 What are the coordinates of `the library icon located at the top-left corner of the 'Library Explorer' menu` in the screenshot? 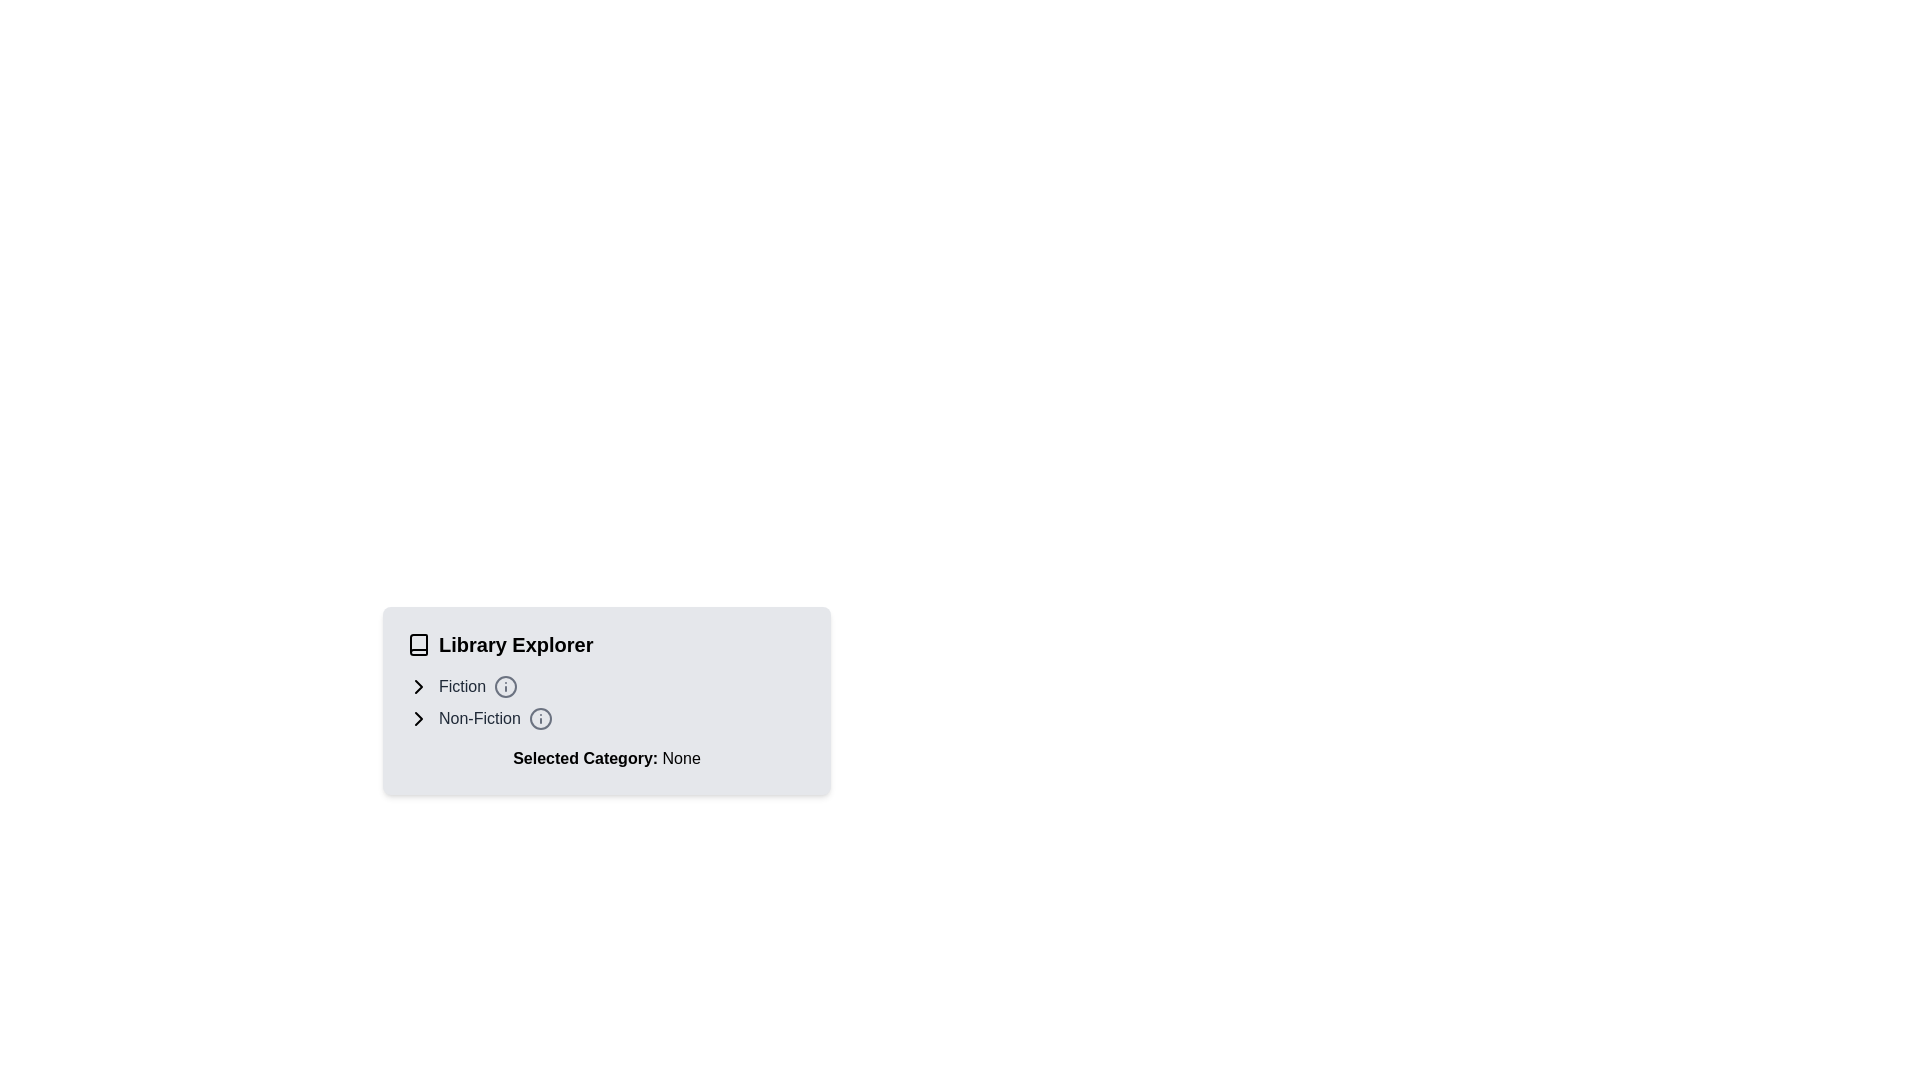 It's located at (417, 644).